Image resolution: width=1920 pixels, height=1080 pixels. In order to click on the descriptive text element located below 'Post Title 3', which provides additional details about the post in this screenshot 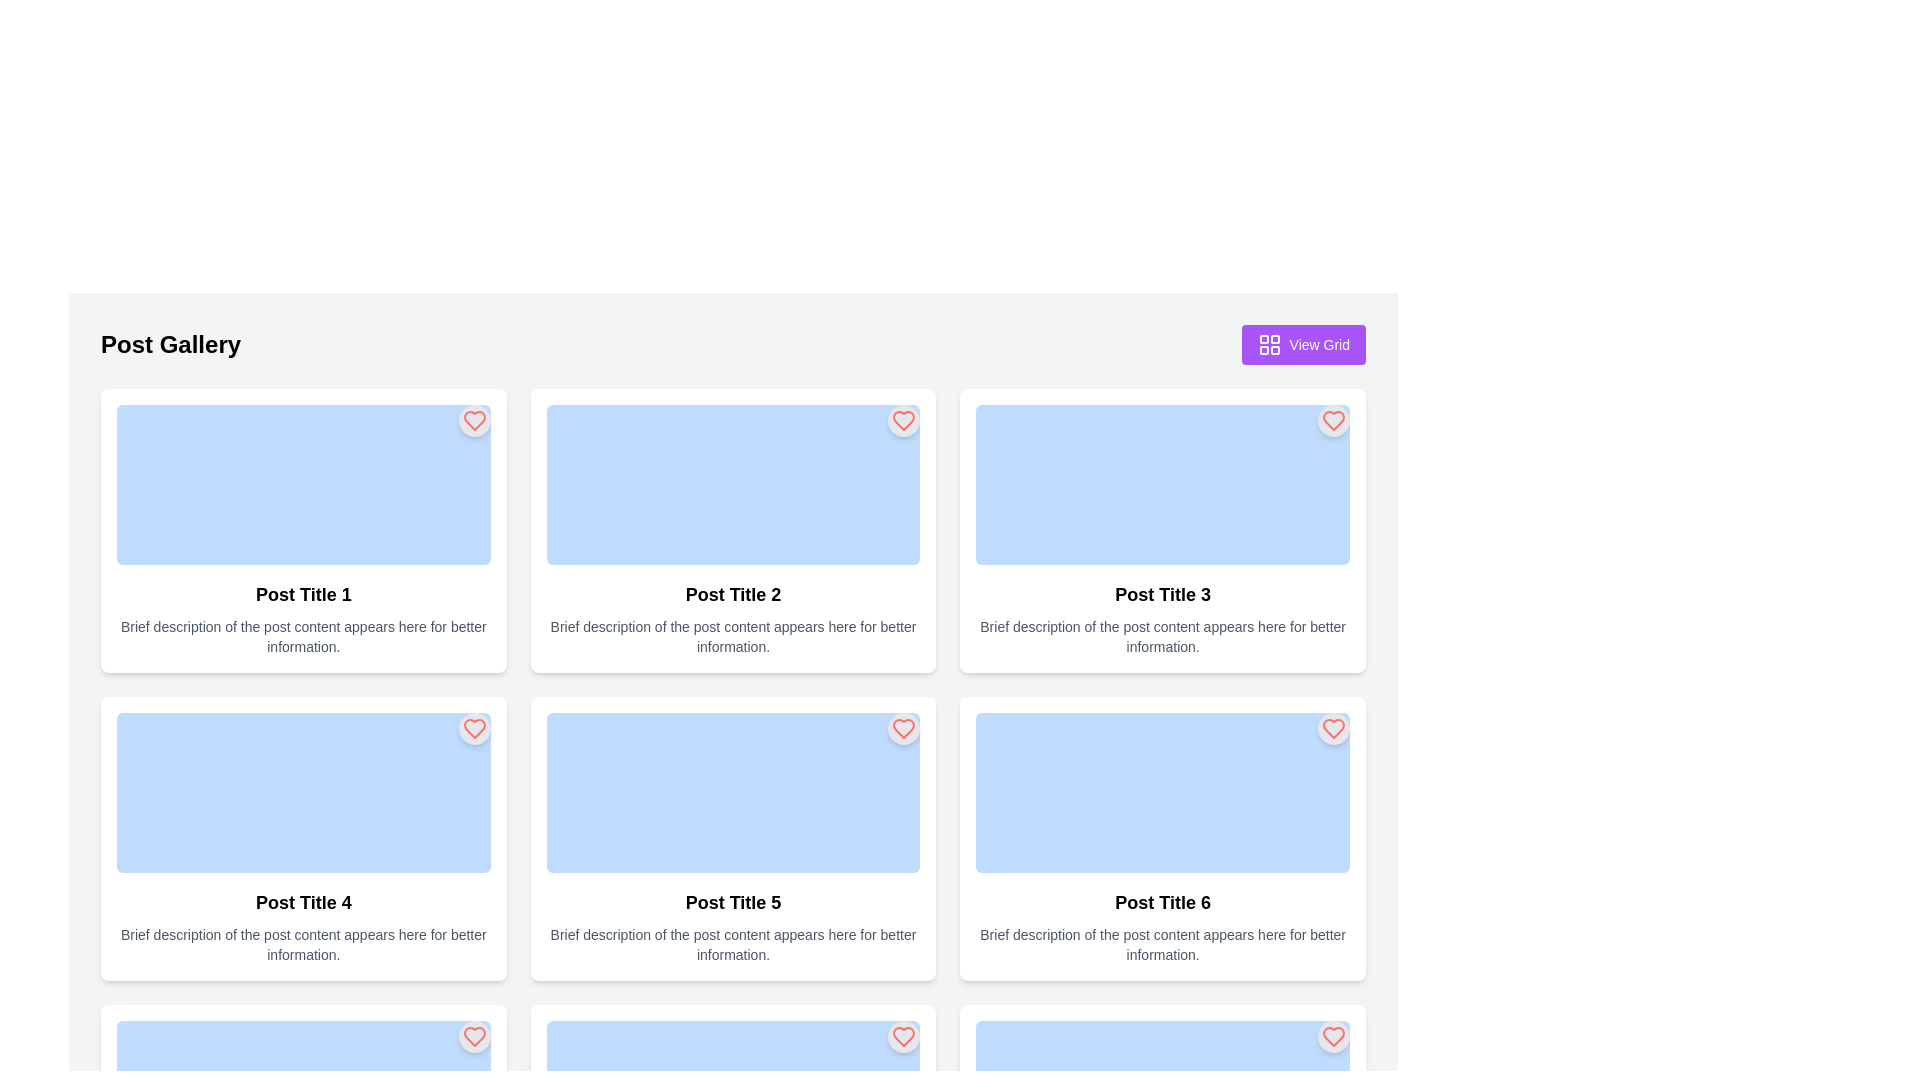, I will do `click(1163, 636)`.